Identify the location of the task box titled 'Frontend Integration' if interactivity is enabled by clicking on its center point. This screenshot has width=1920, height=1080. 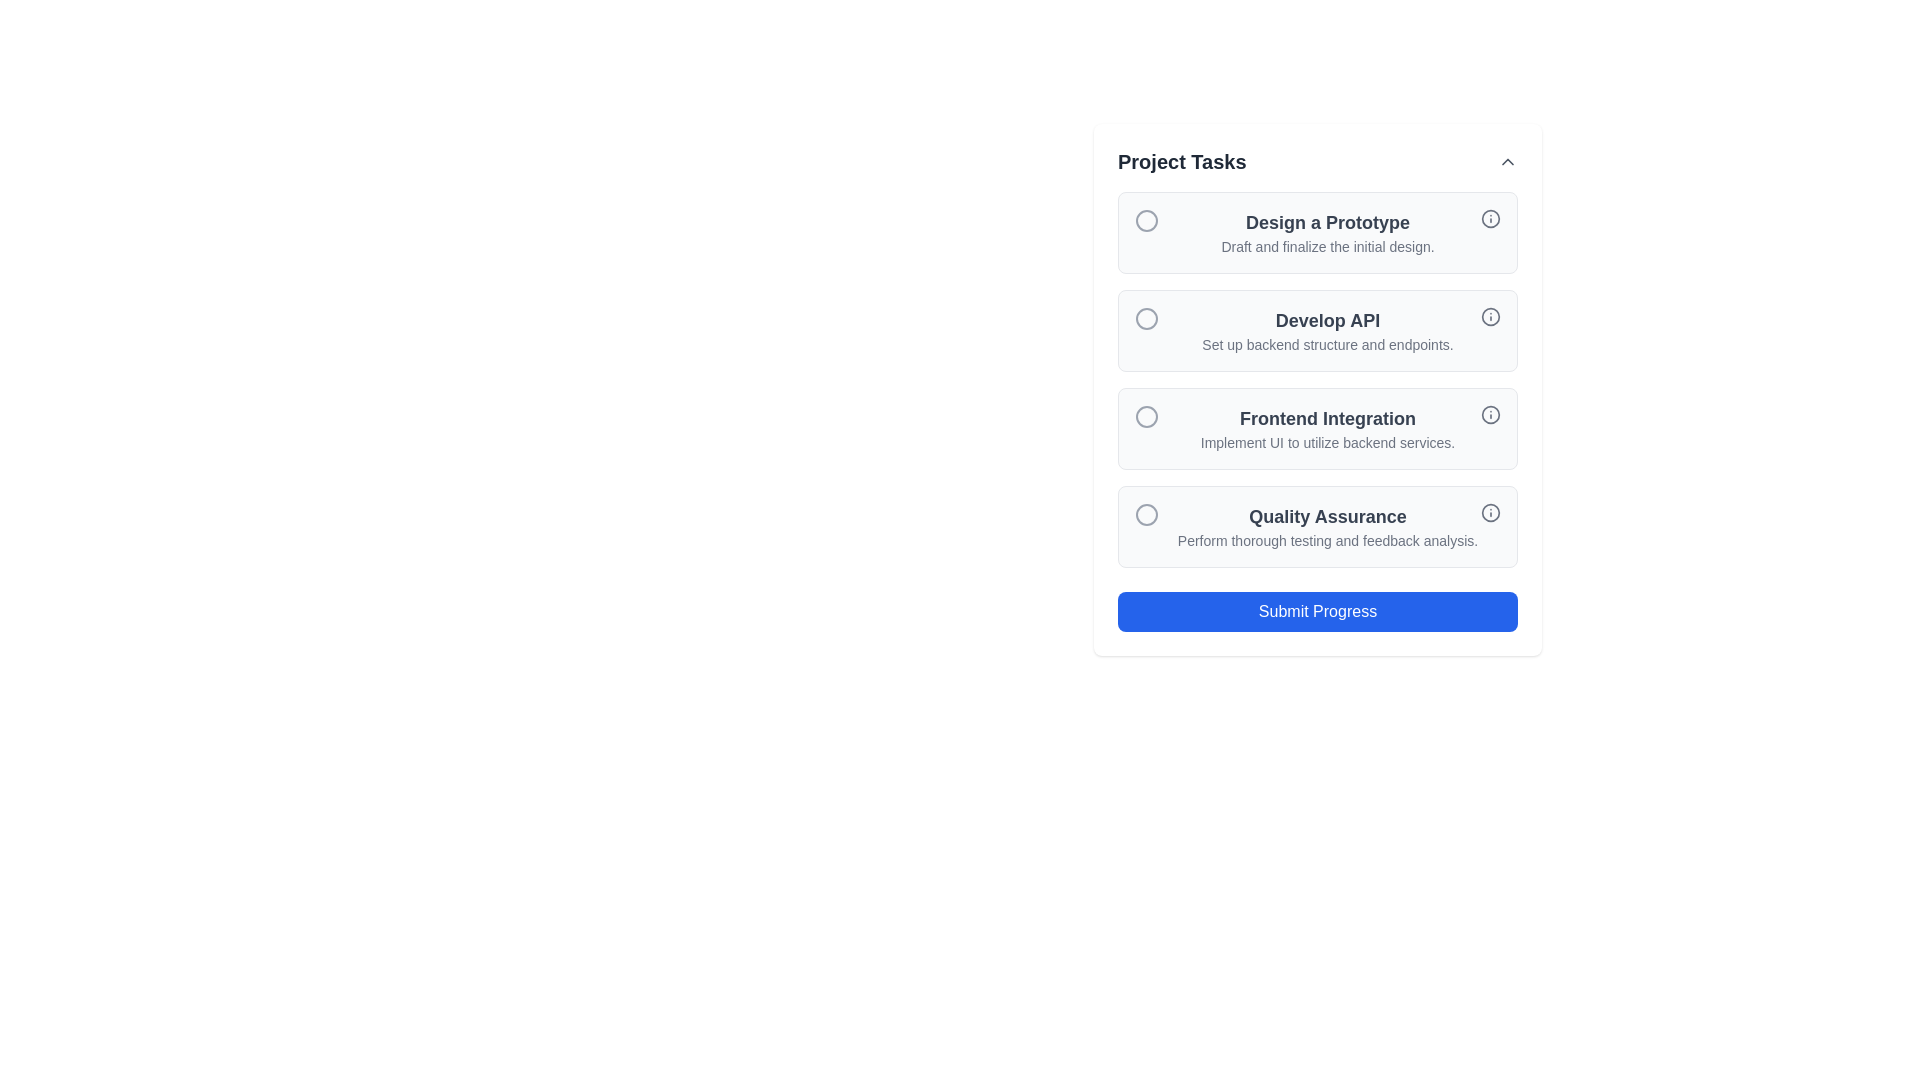
(1328, 427).